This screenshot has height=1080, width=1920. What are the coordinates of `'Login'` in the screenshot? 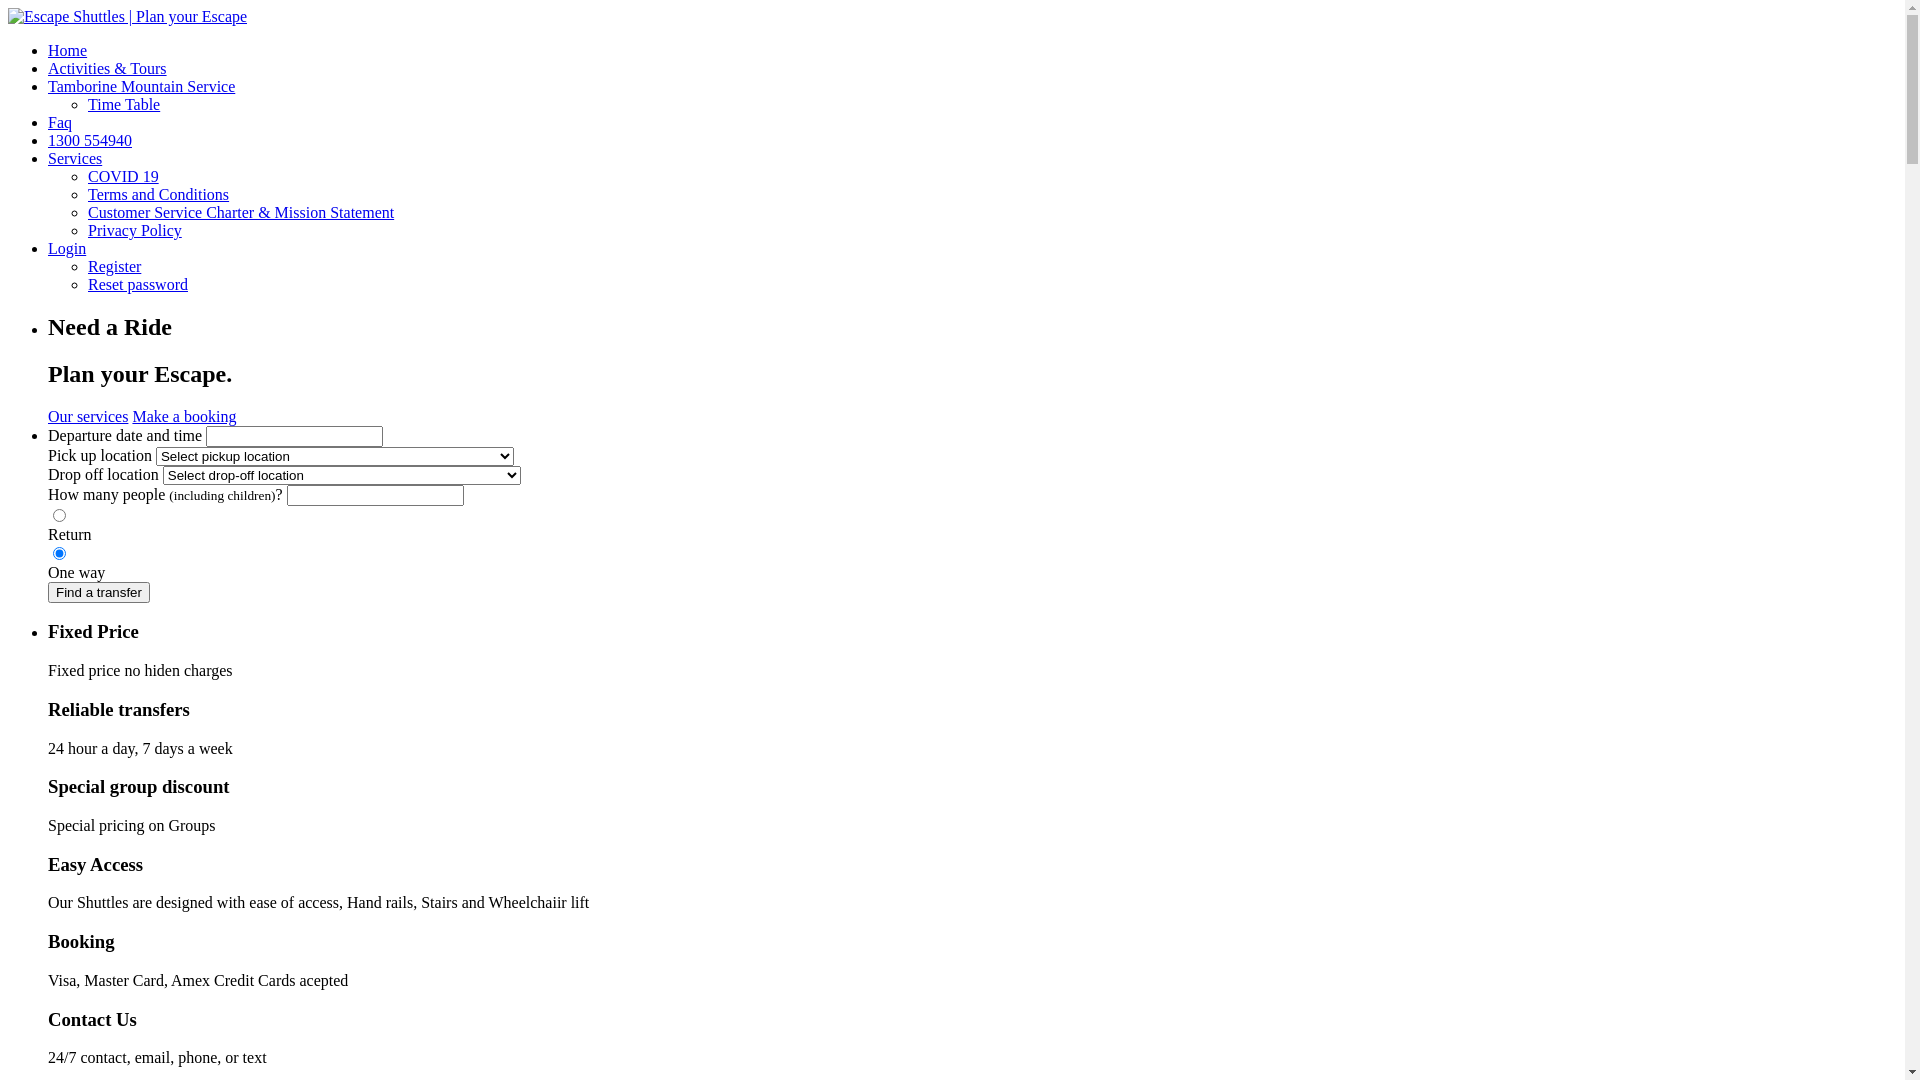 It's located at (48, 247).